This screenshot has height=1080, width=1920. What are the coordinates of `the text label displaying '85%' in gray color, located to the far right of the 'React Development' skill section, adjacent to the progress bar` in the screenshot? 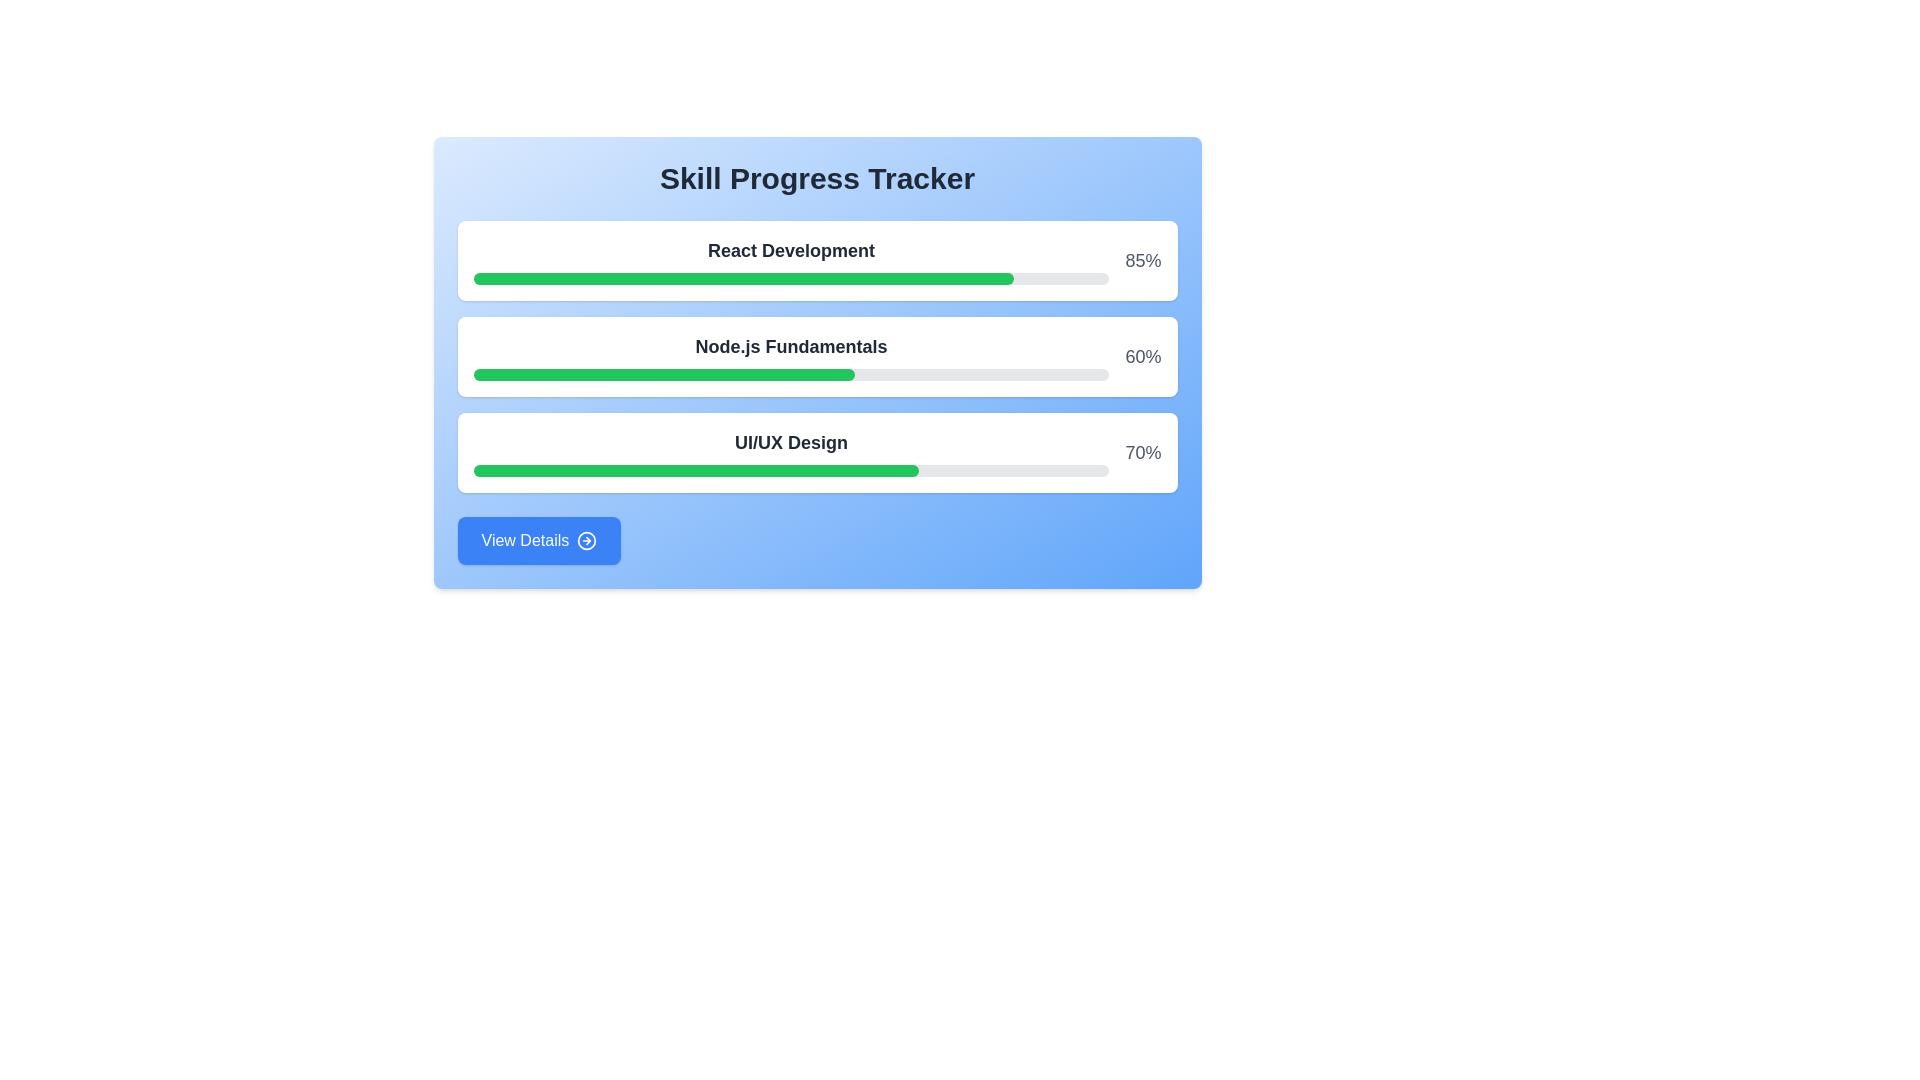 It's located at (1143, 260).